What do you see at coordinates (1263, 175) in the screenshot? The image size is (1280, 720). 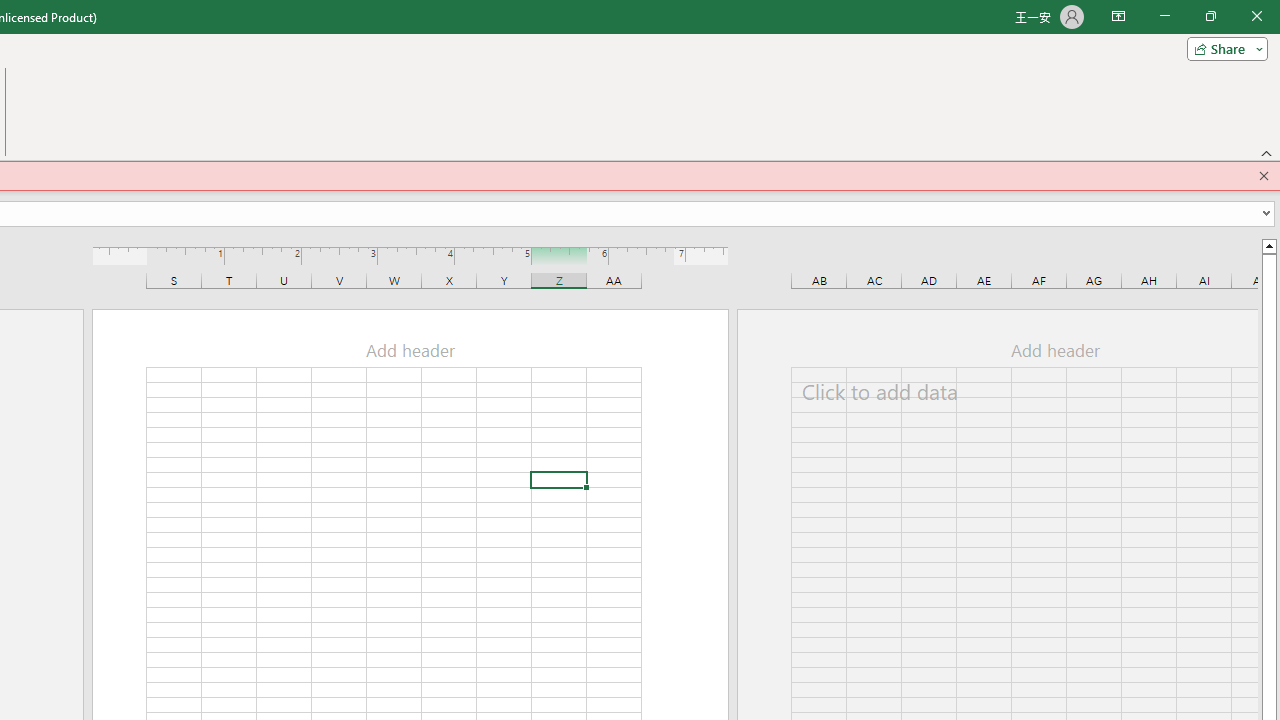 I see `'Close this message'` at bounding box center [1263, 175].